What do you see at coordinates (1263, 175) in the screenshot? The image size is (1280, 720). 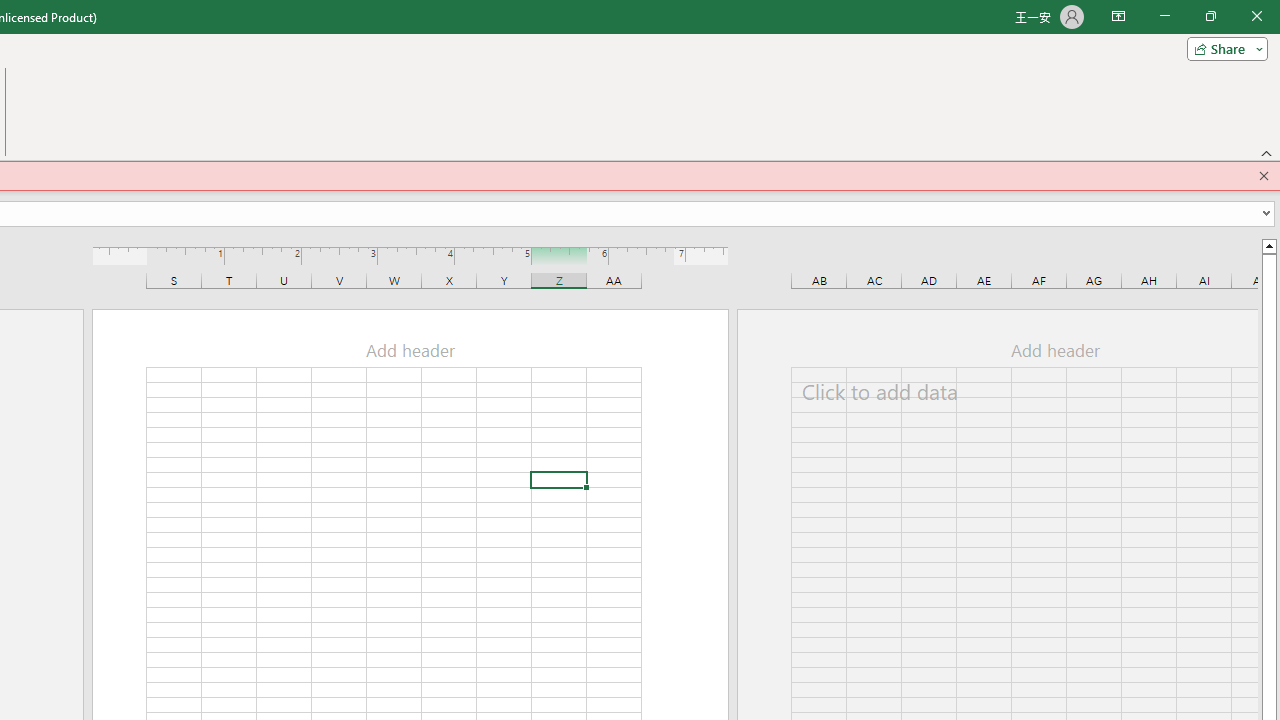 I see `'Close this message'` at bounding box center [1263, 175].